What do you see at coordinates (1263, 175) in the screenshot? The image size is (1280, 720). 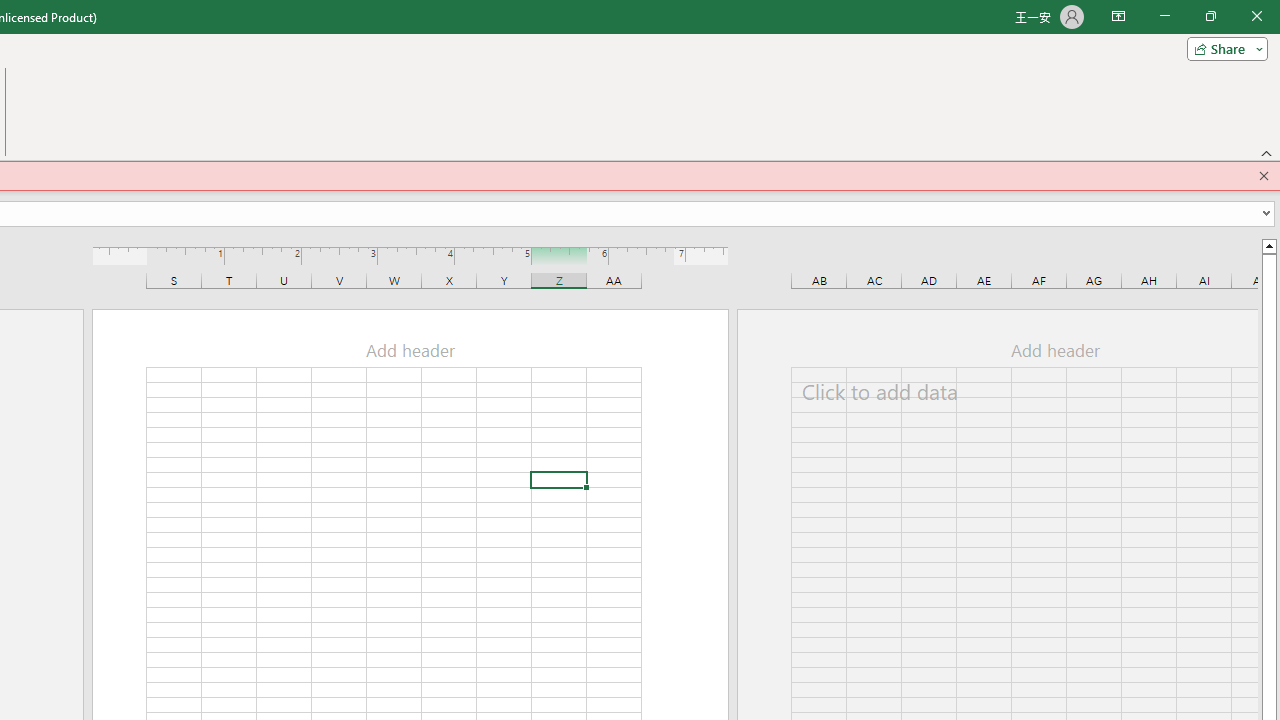 I see `'Close this message'` at bounding box center [1263, 175].